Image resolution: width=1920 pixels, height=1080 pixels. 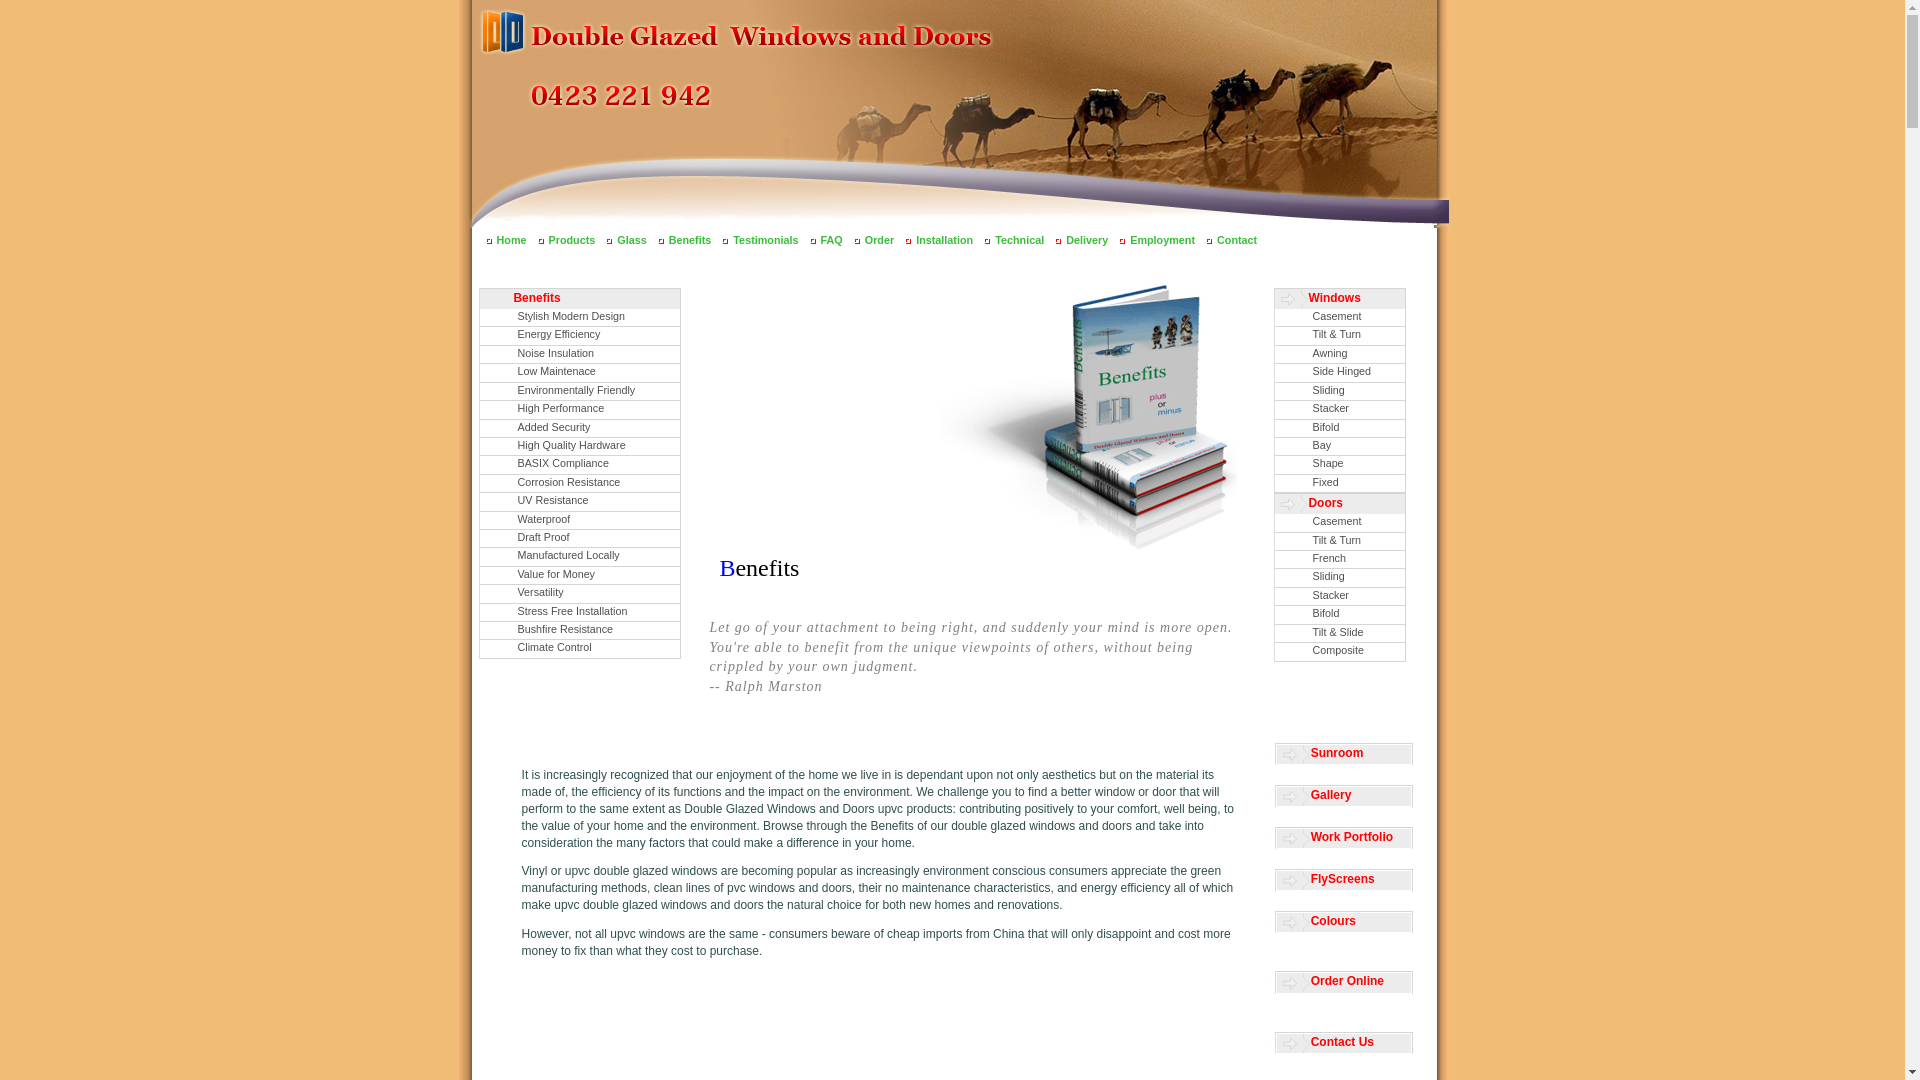 I want to click on 'High Performance', so click(x=579, y=408).